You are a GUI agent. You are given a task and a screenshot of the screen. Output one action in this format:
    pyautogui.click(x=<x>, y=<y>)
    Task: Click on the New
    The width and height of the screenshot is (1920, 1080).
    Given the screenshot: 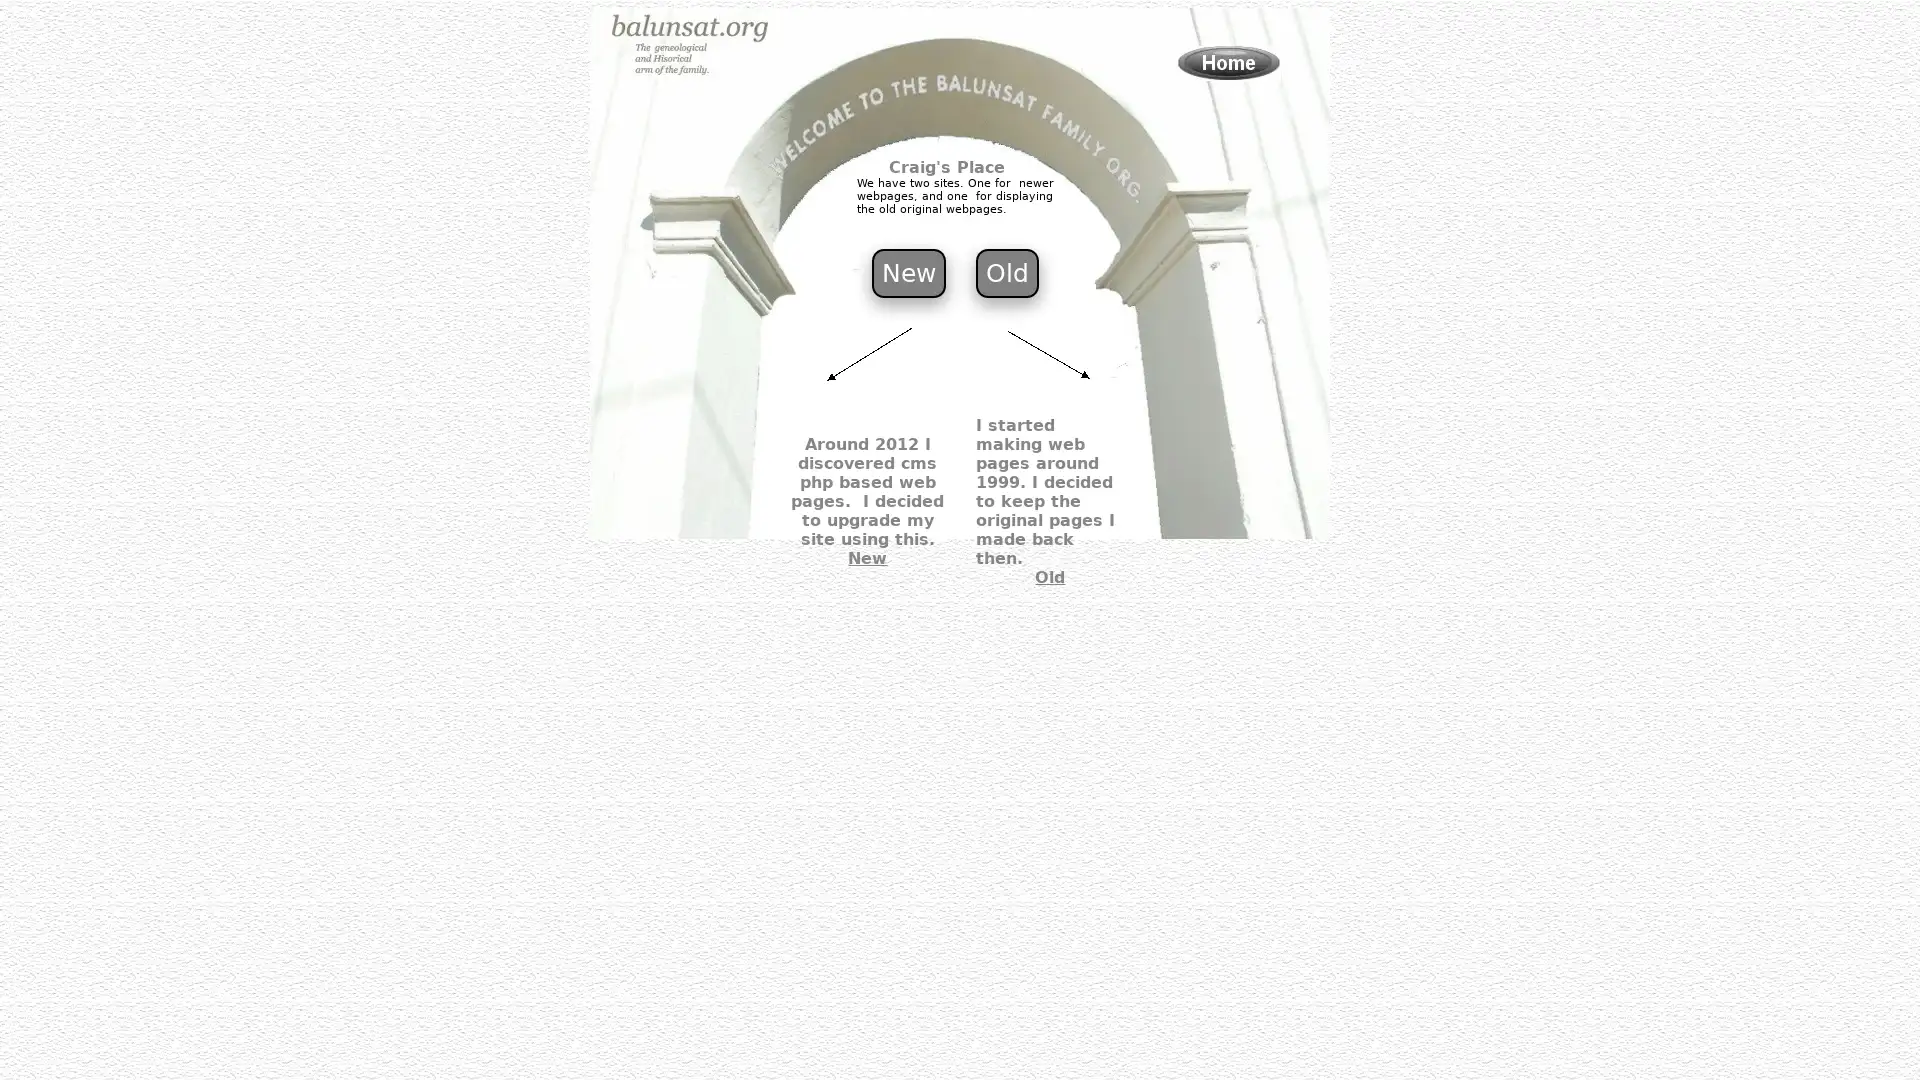 What is the action you would take?
    pyautogui.click(x=906, y=273)
    